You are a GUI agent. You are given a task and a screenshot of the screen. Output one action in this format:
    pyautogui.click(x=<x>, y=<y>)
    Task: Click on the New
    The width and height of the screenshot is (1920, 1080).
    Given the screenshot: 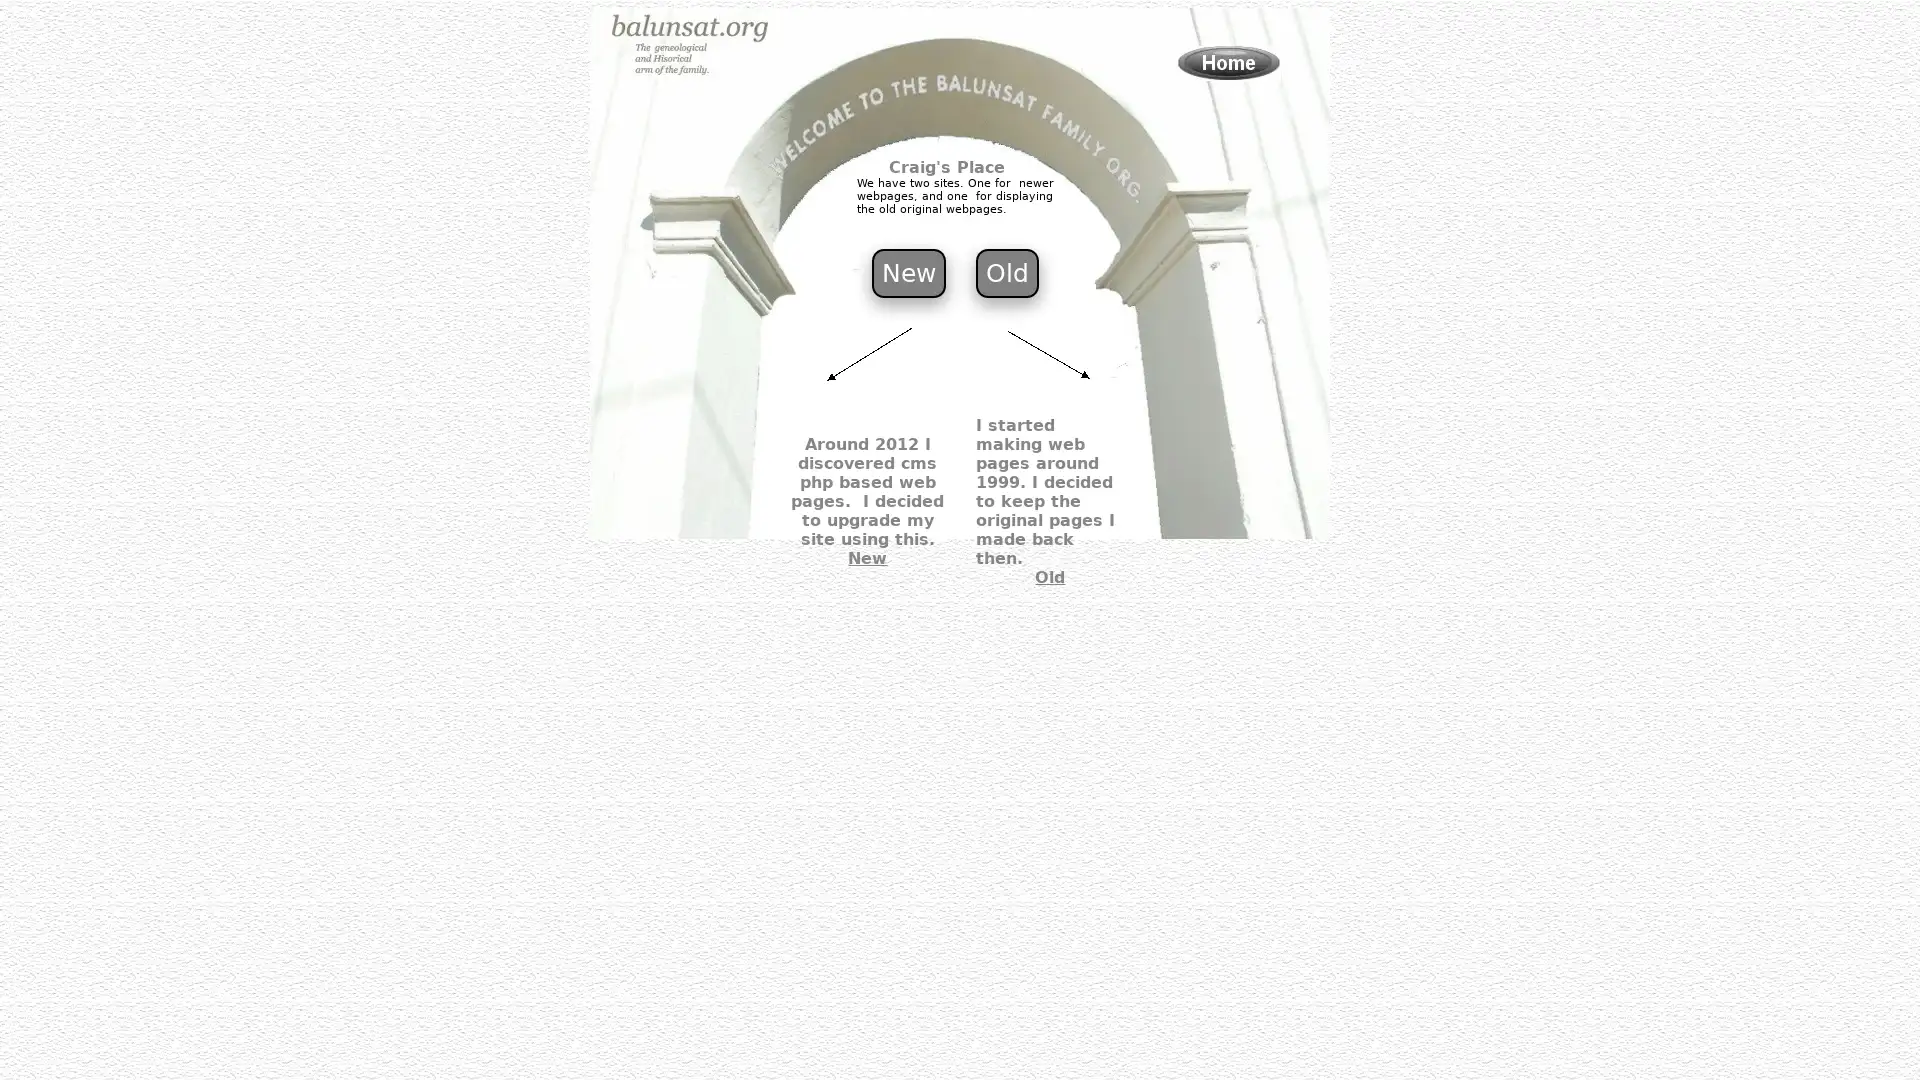 What is the action you would take?
    pyautogui.click(x=906, y=273)
    